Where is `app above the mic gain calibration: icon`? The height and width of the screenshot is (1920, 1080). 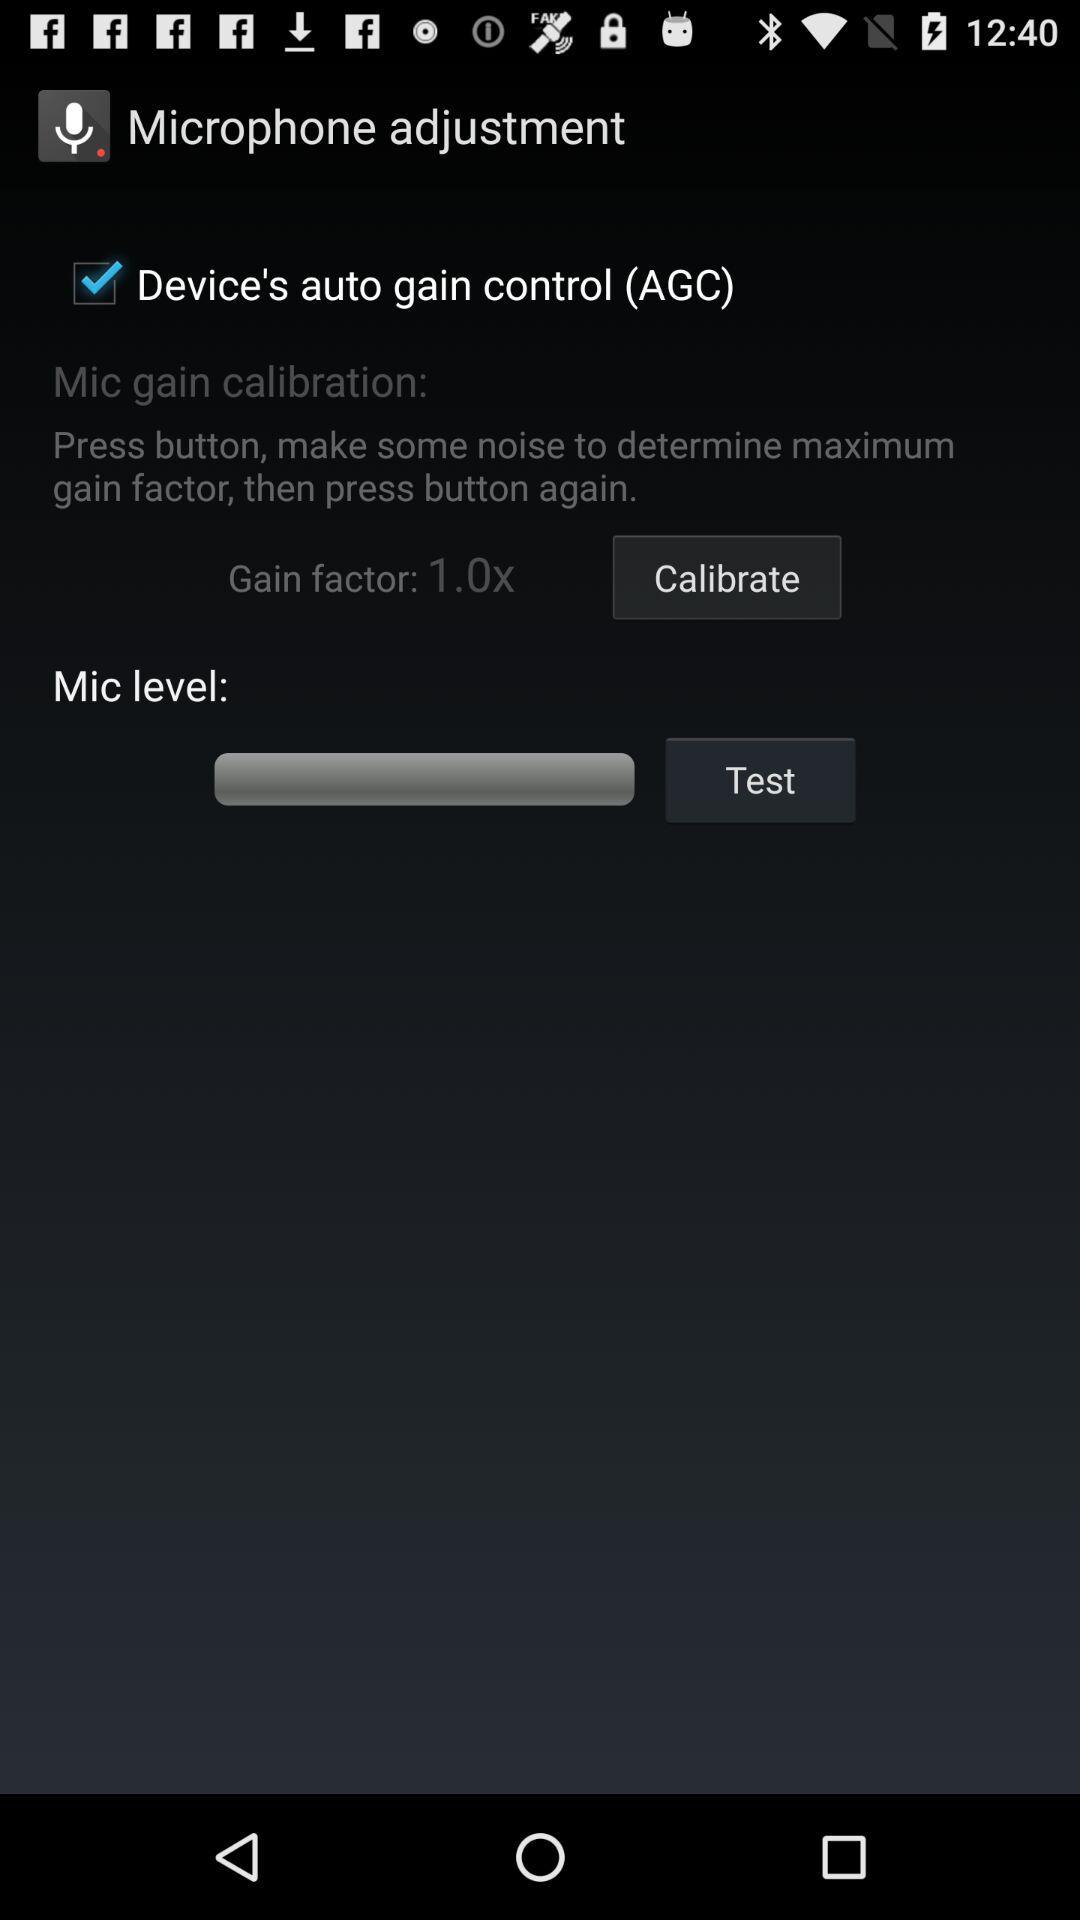
app above the mic gain calibration: icon is located at coordinates (393, 282).